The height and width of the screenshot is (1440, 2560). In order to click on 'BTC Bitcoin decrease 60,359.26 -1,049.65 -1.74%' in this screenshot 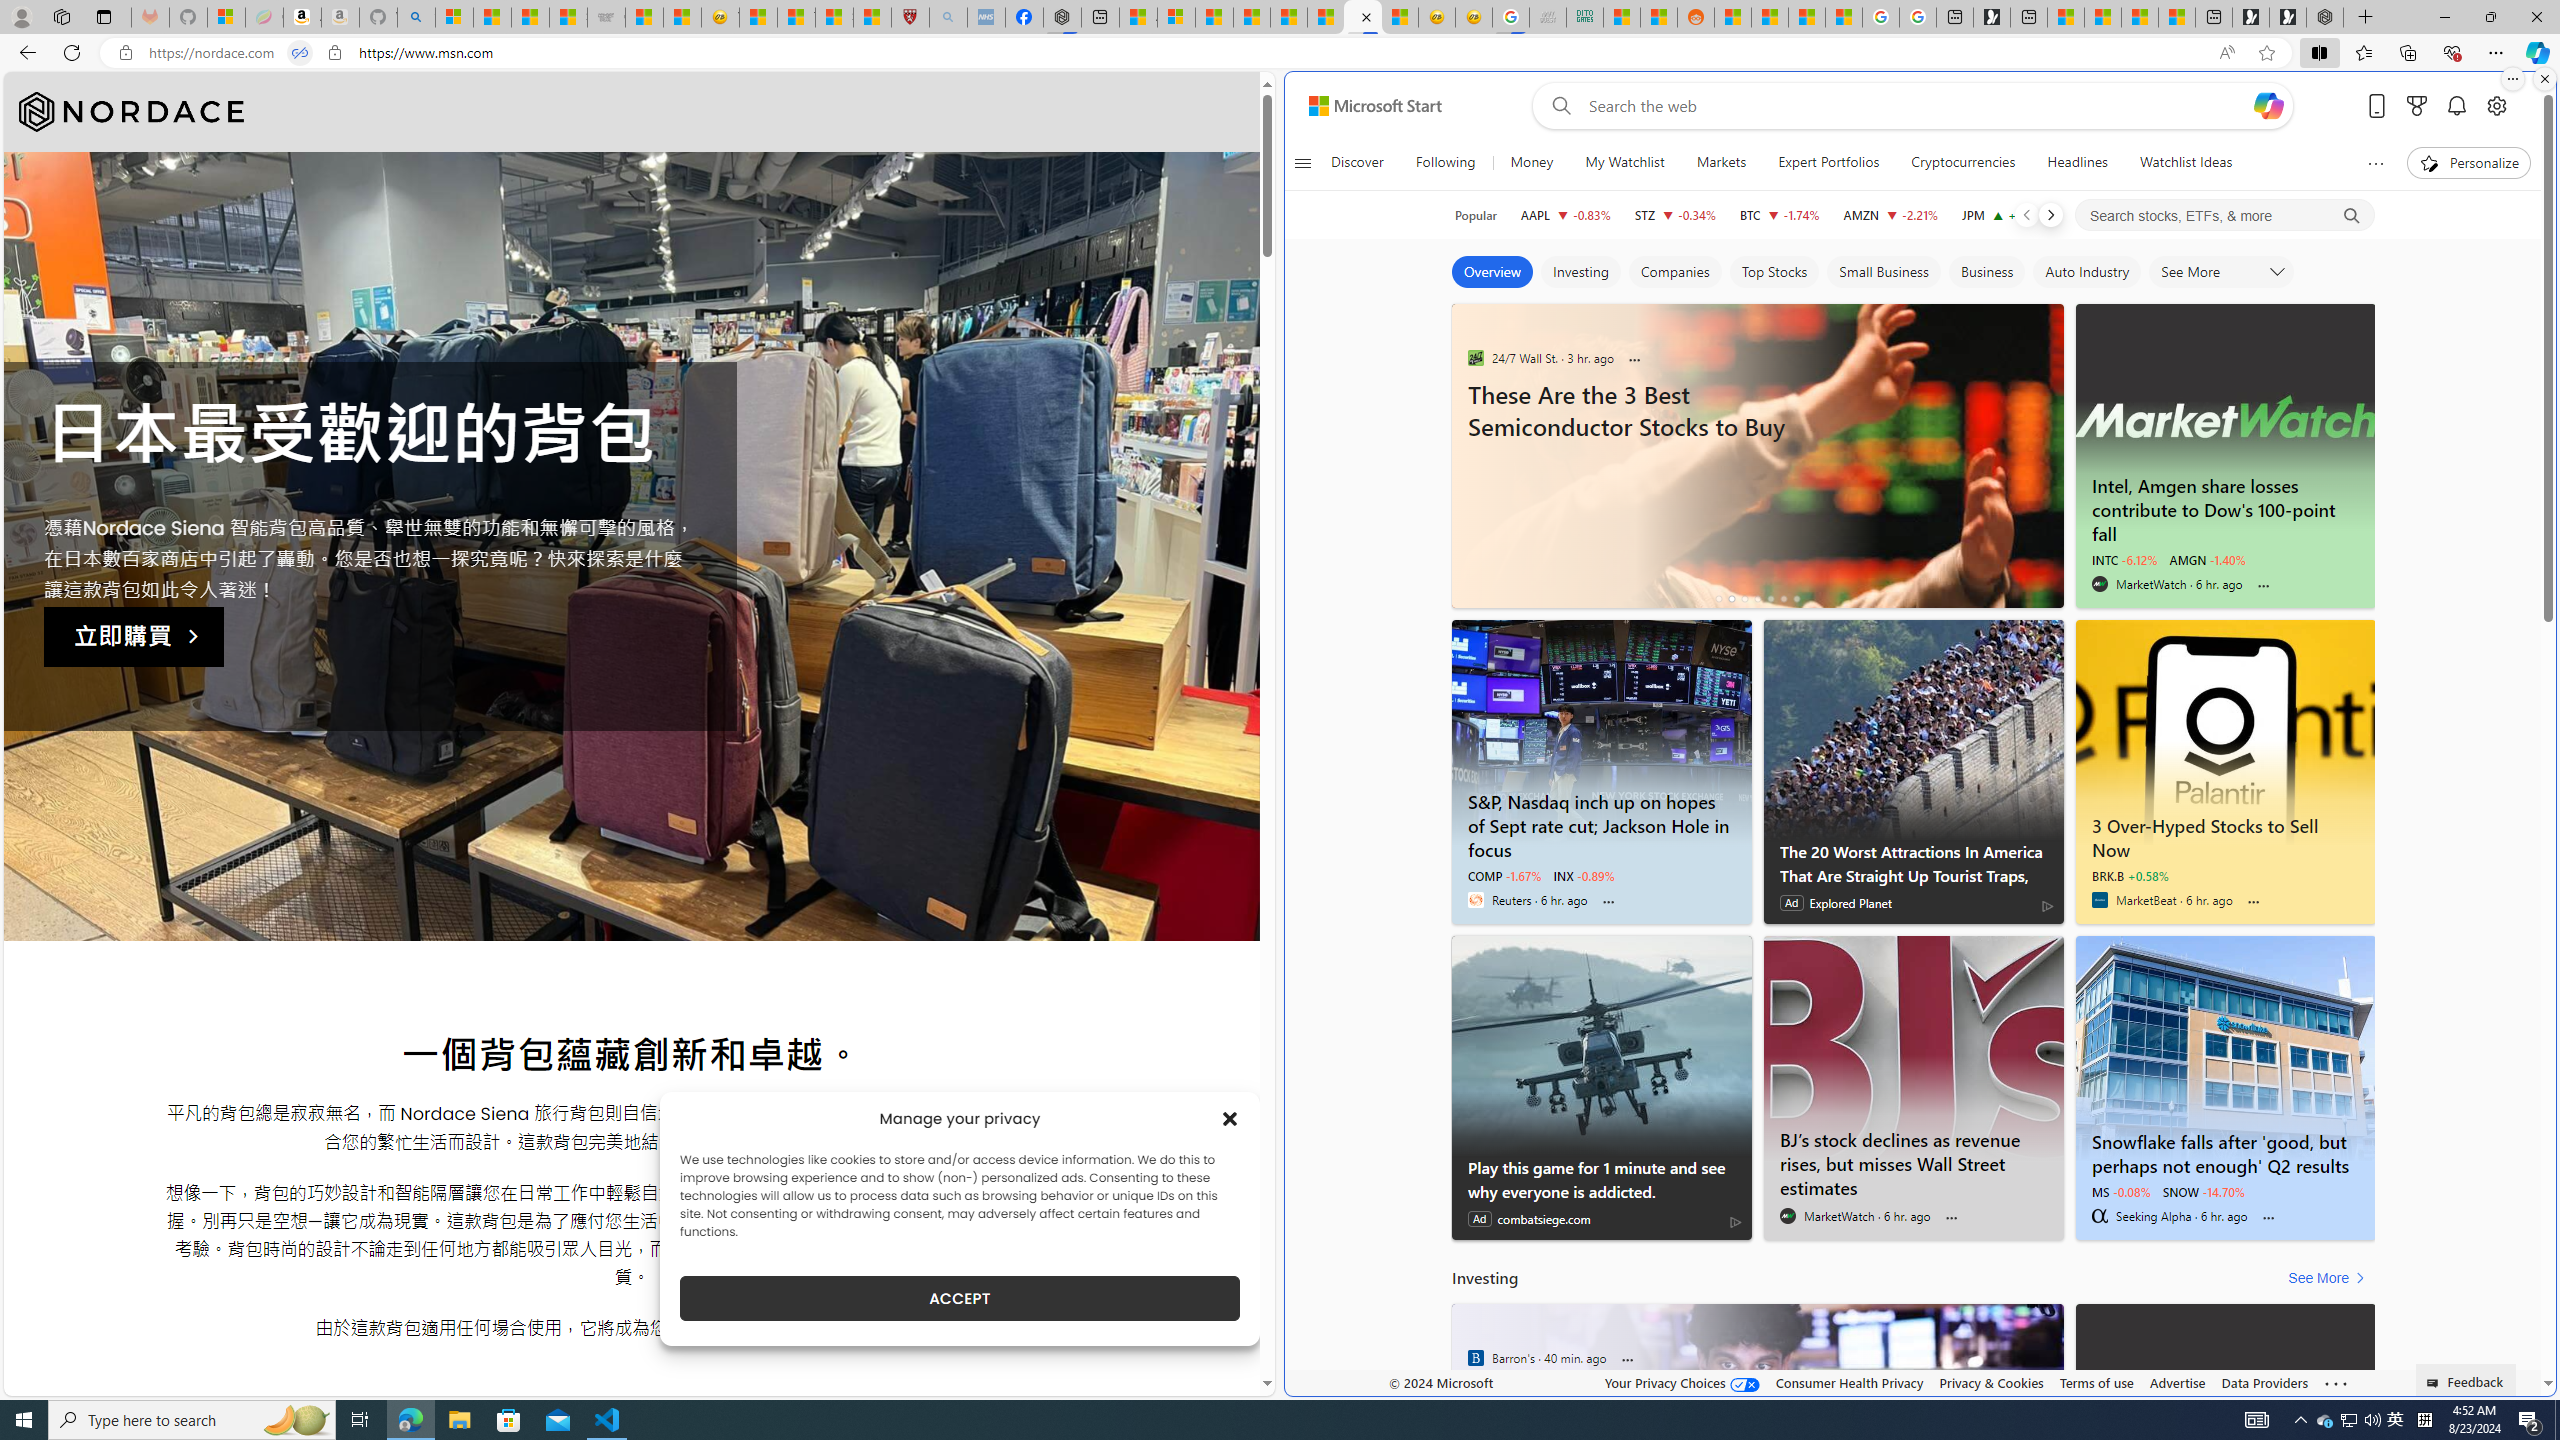, I will do `click(1780, 214)`.